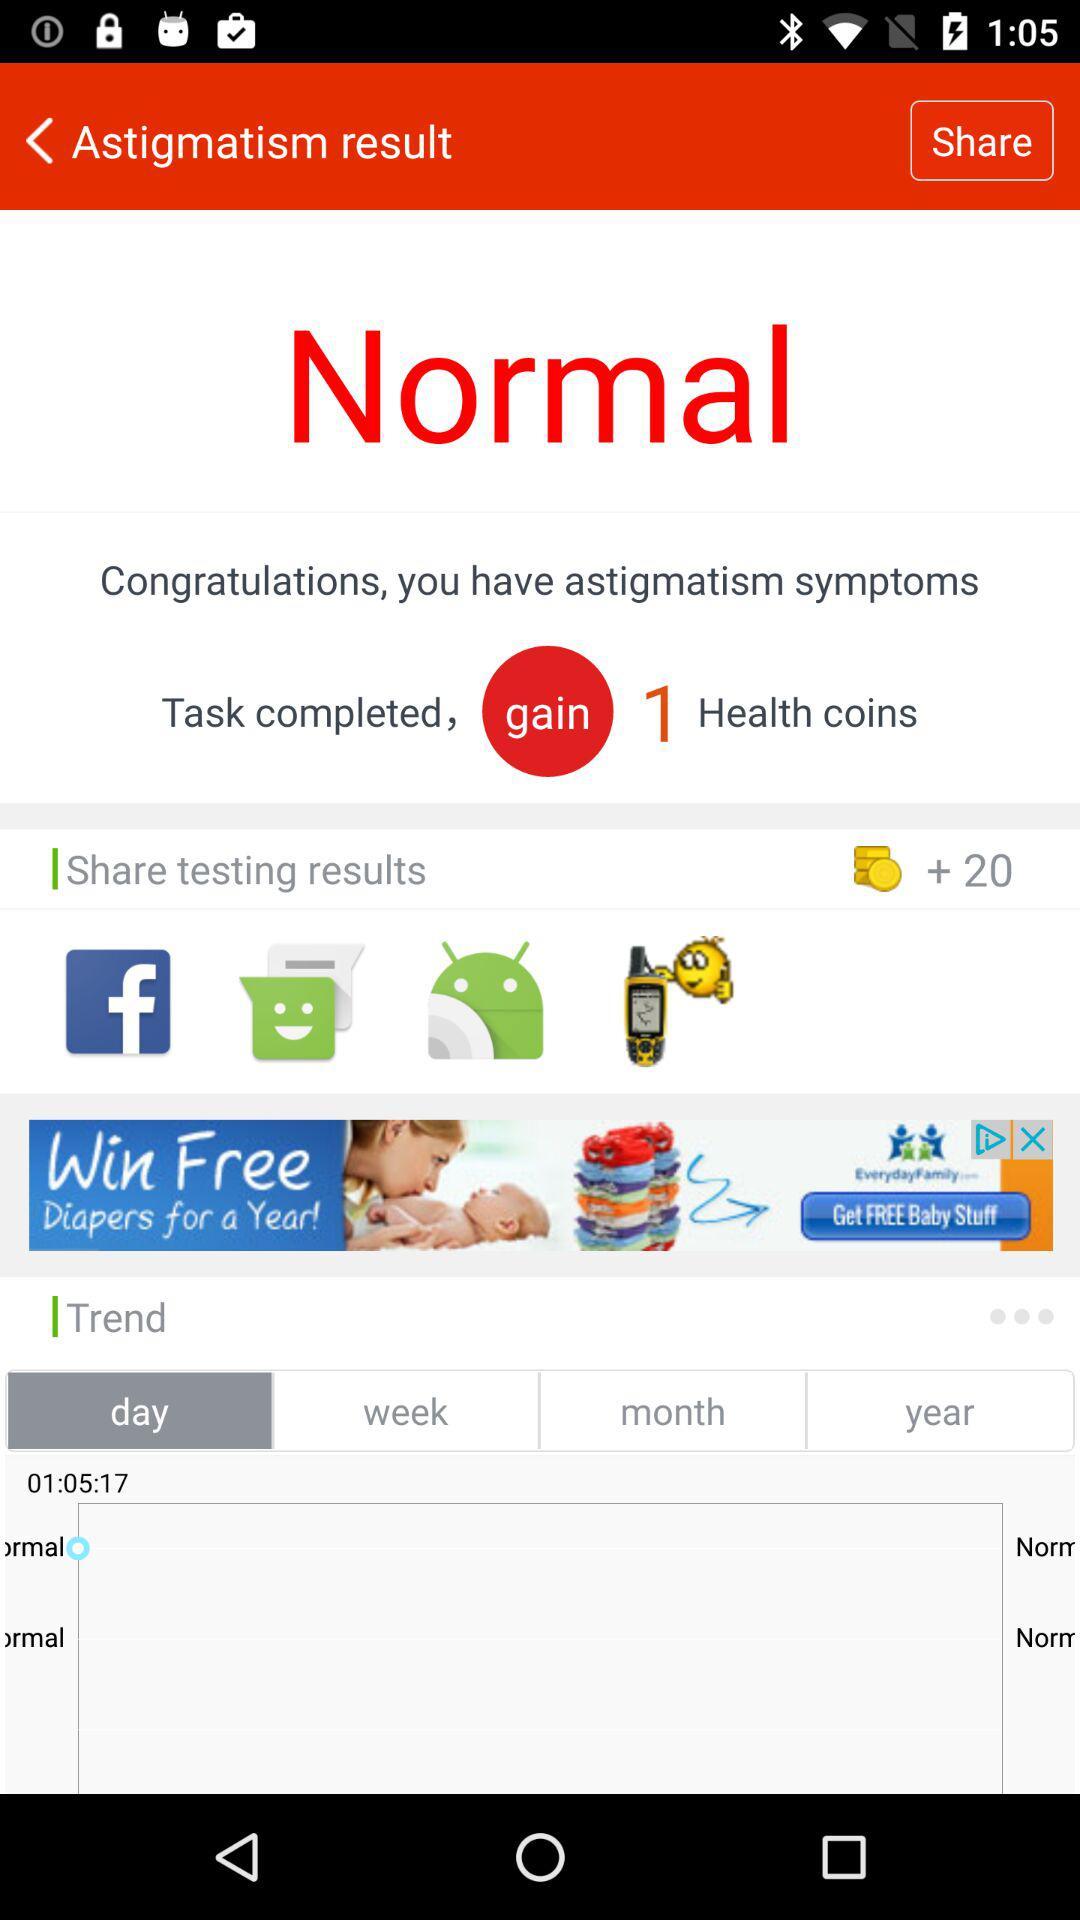 This screenshot has height=1920, width=1080. I want to click on astigmatism result, so click(455, 139).